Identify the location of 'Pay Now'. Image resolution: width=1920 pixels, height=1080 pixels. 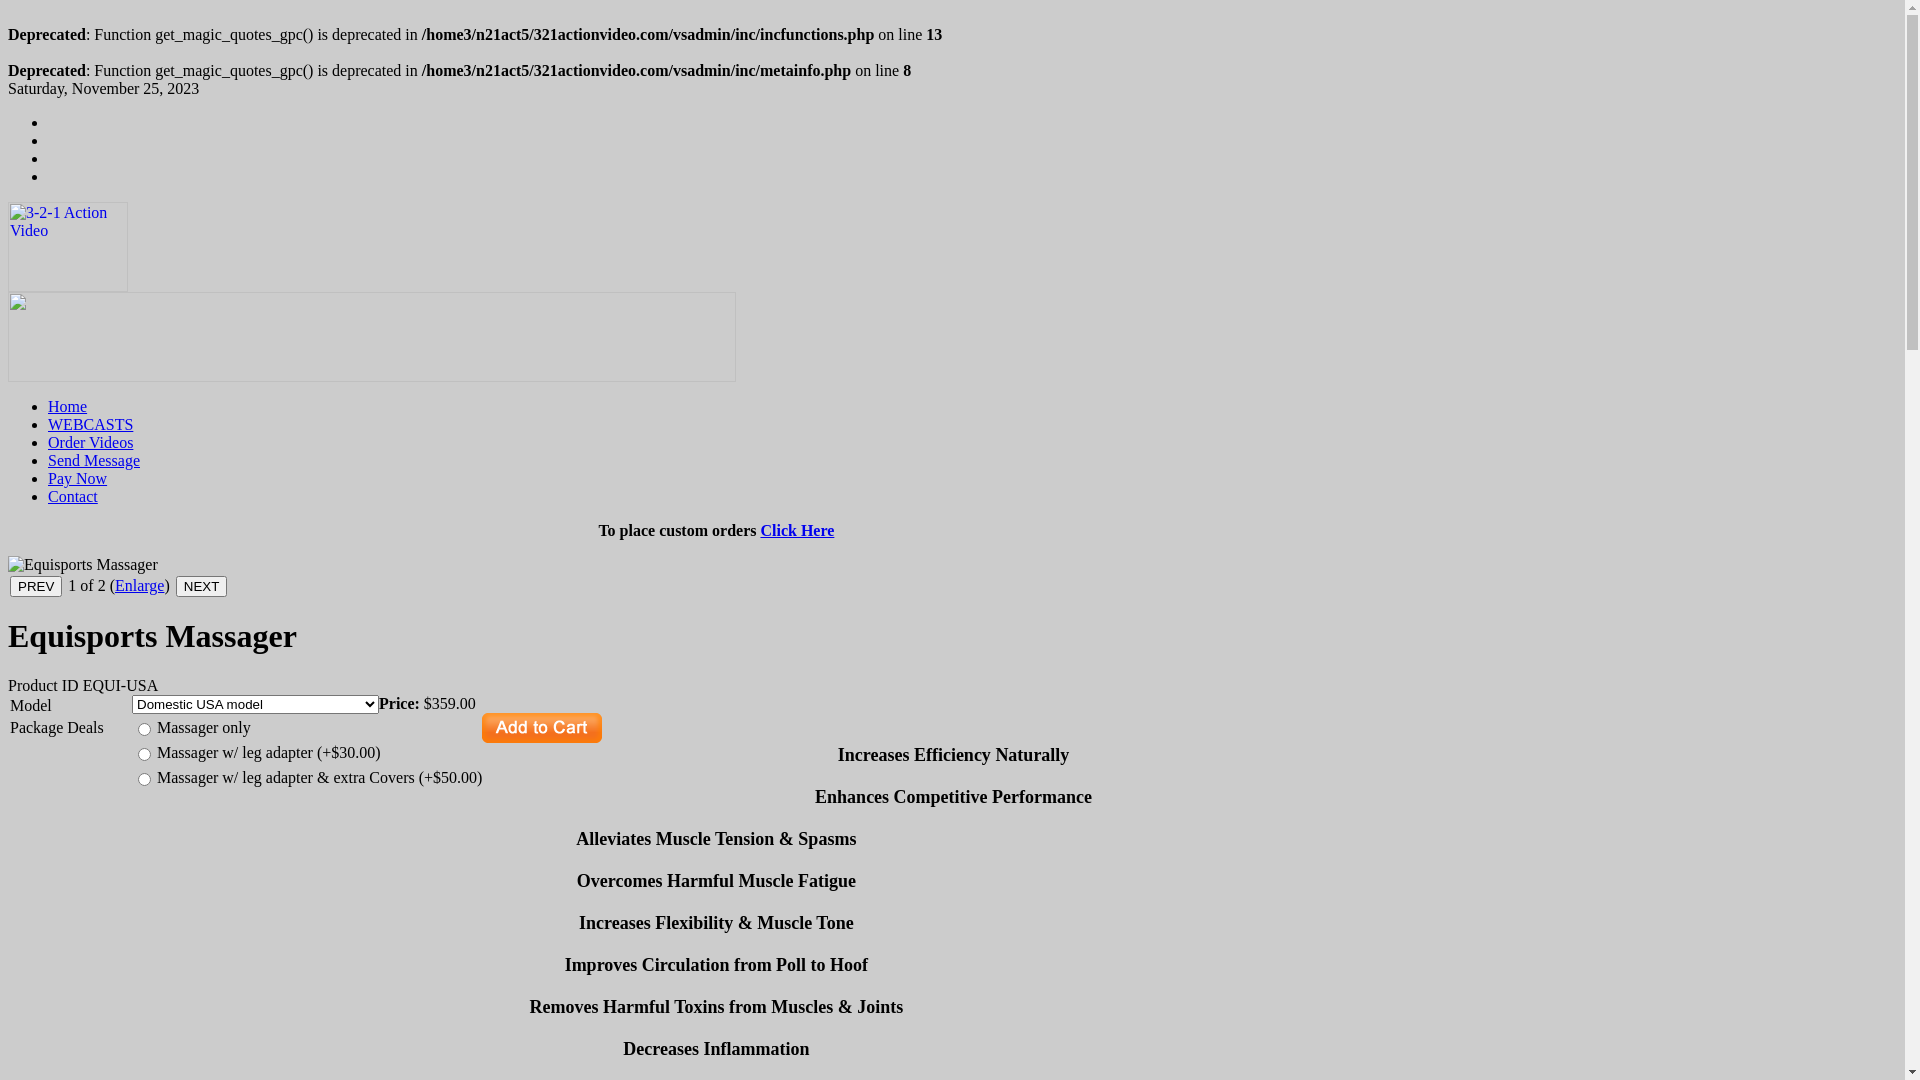
(77, 478).